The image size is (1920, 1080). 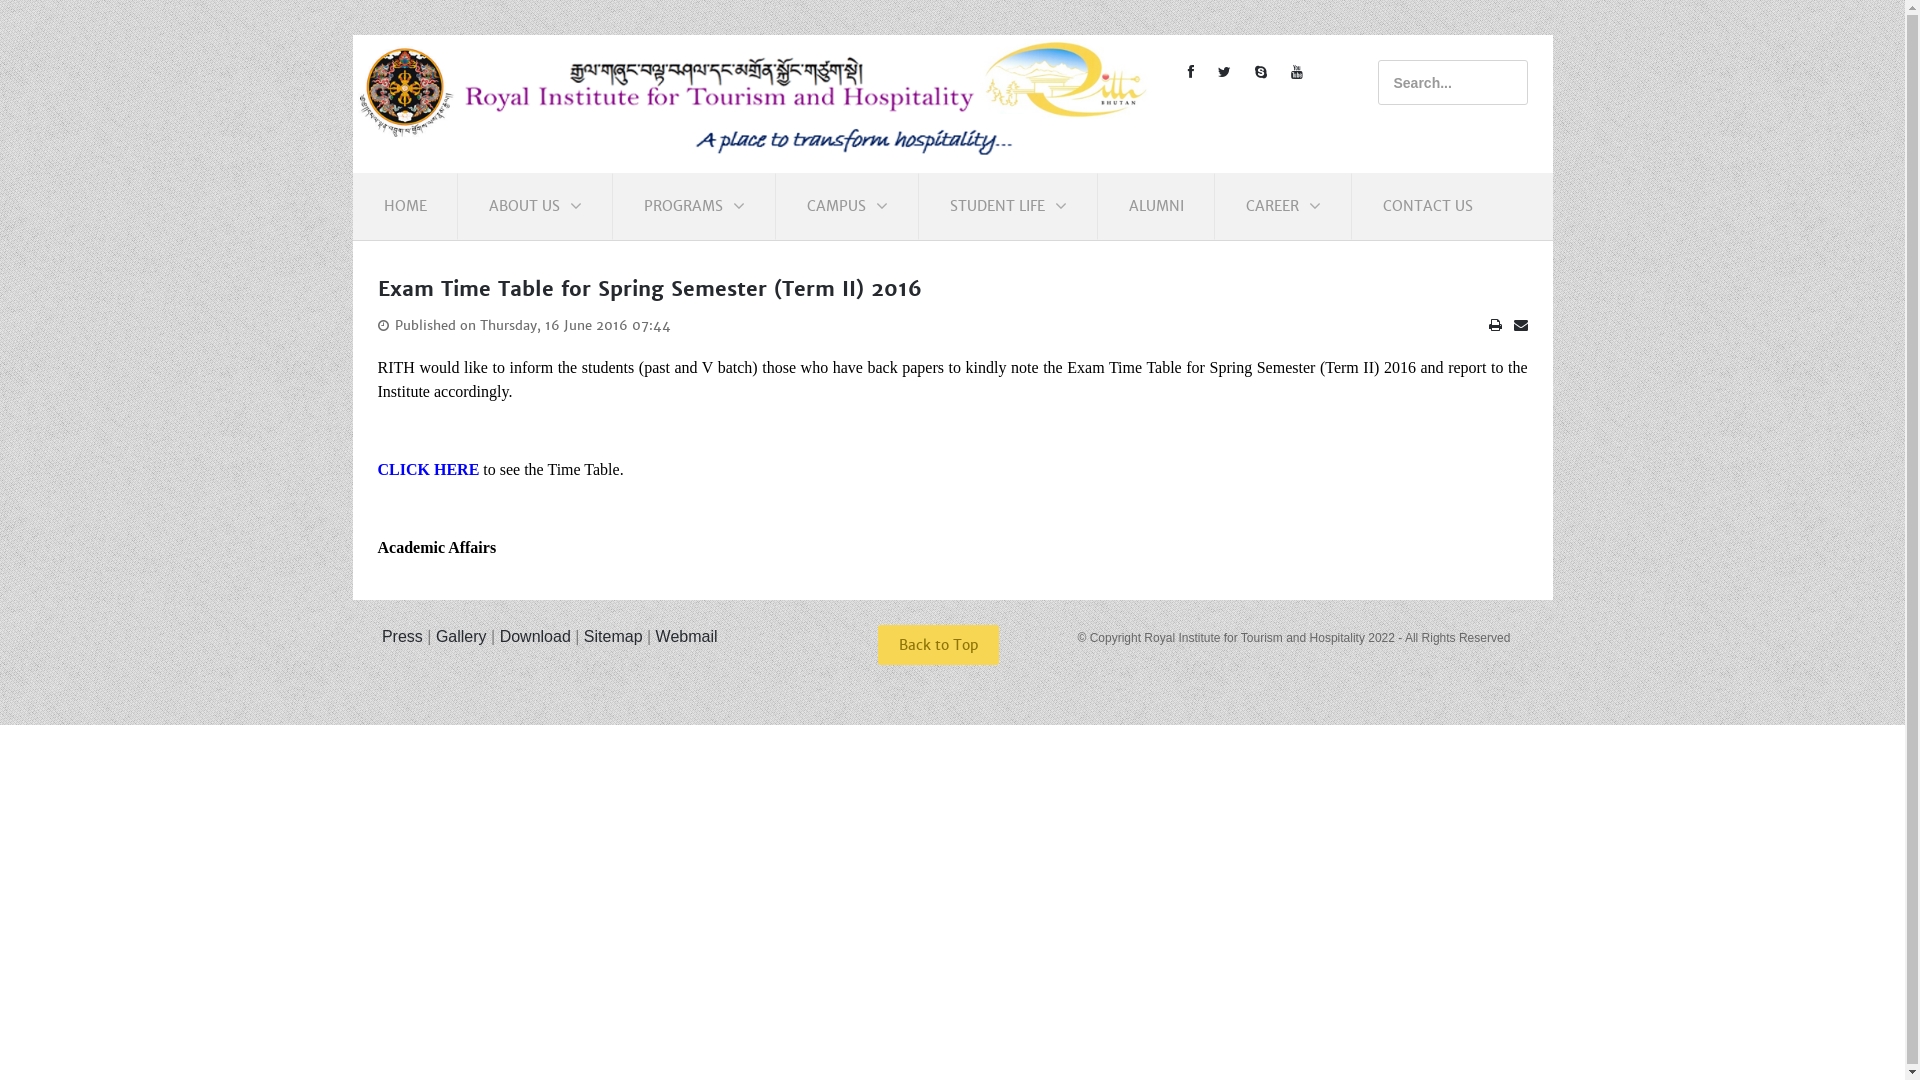 What do you see at coordinates (404, 206) in the screenshot?
I see `'HOME'` at bounding box center [404, 206].